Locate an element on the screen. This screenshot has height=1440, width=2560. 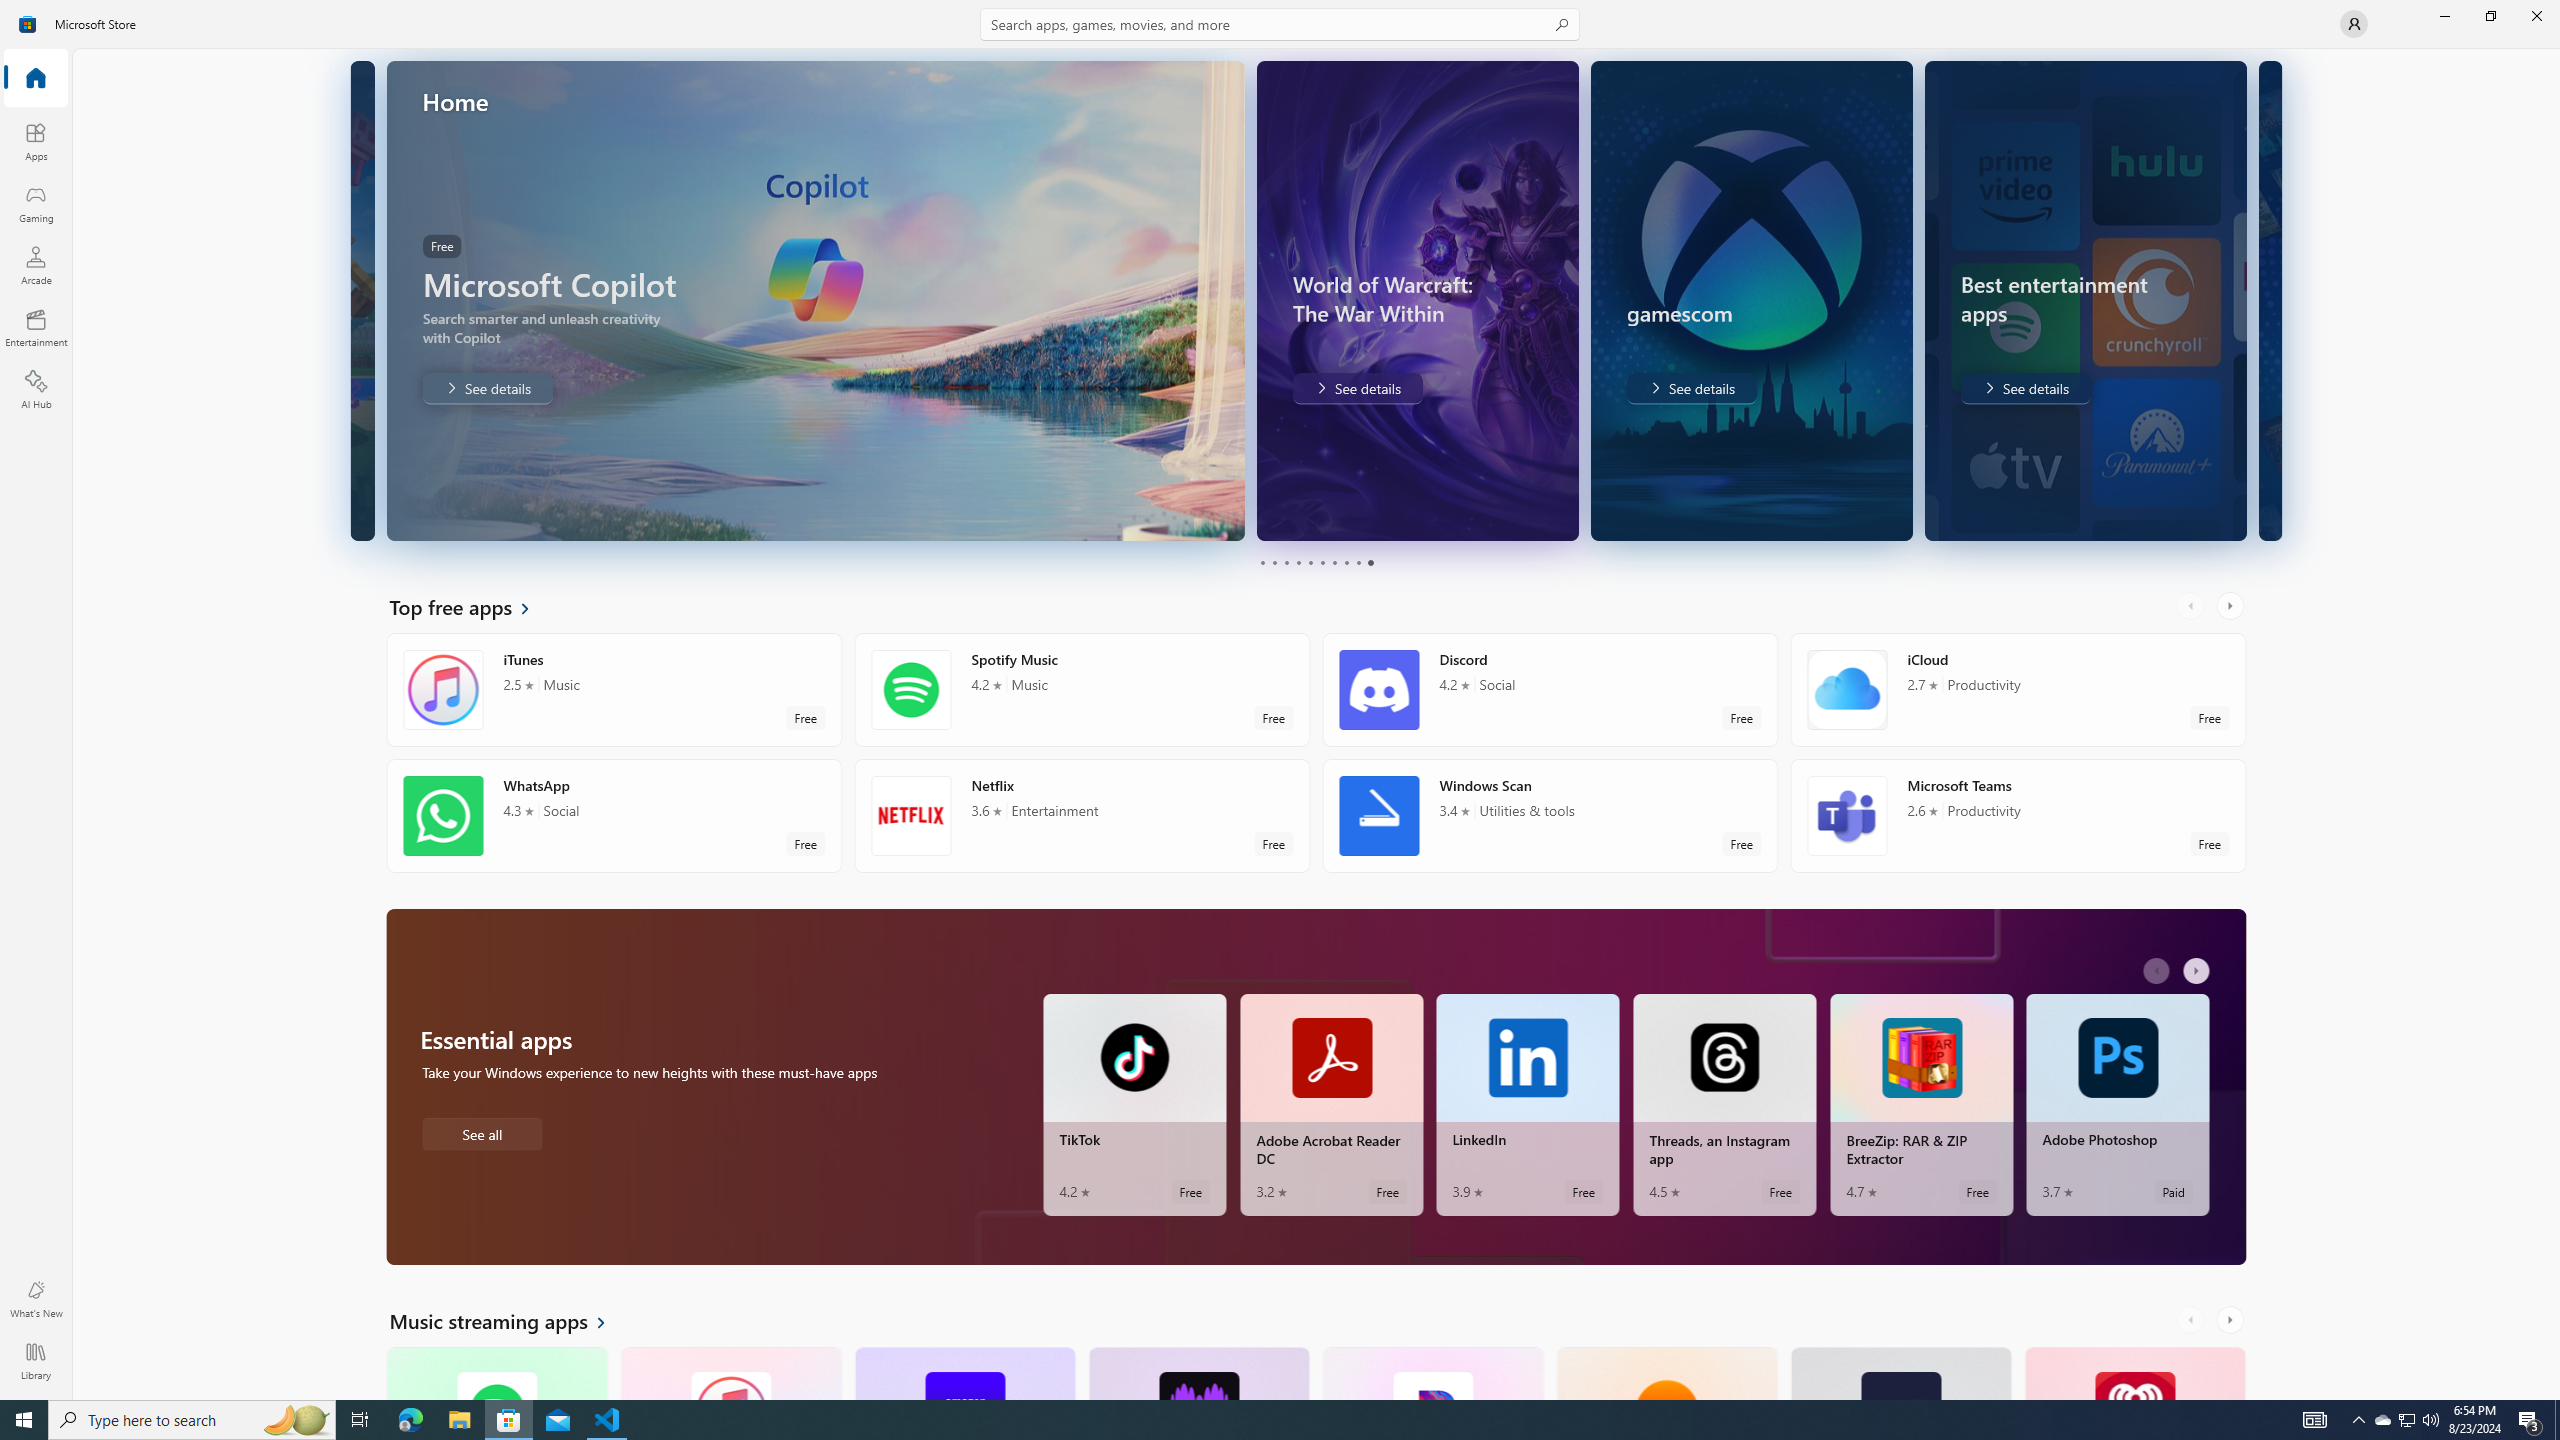
'Entertainment' is located at coordinates (34, 326).